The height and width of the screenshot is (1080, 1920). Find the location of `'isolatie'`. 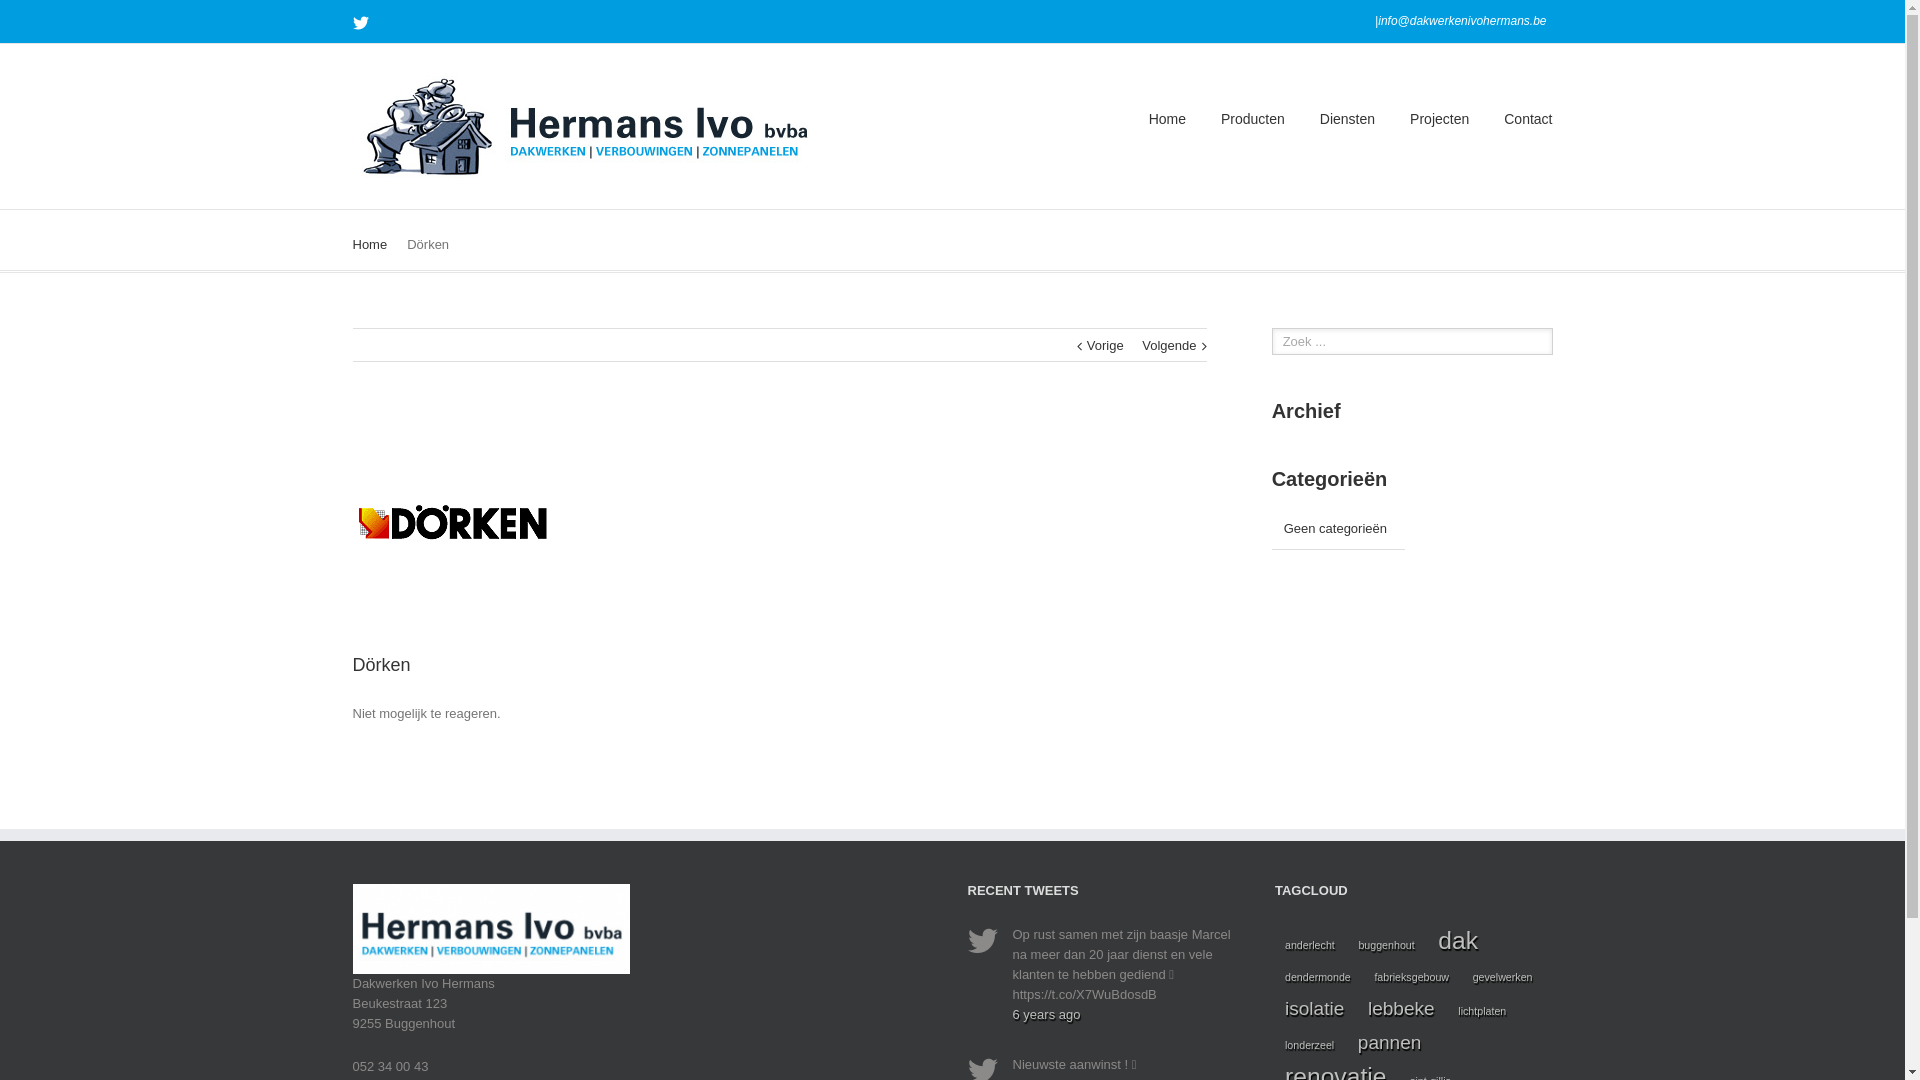

'isolatie' is located at coordinates (1314, 1009).